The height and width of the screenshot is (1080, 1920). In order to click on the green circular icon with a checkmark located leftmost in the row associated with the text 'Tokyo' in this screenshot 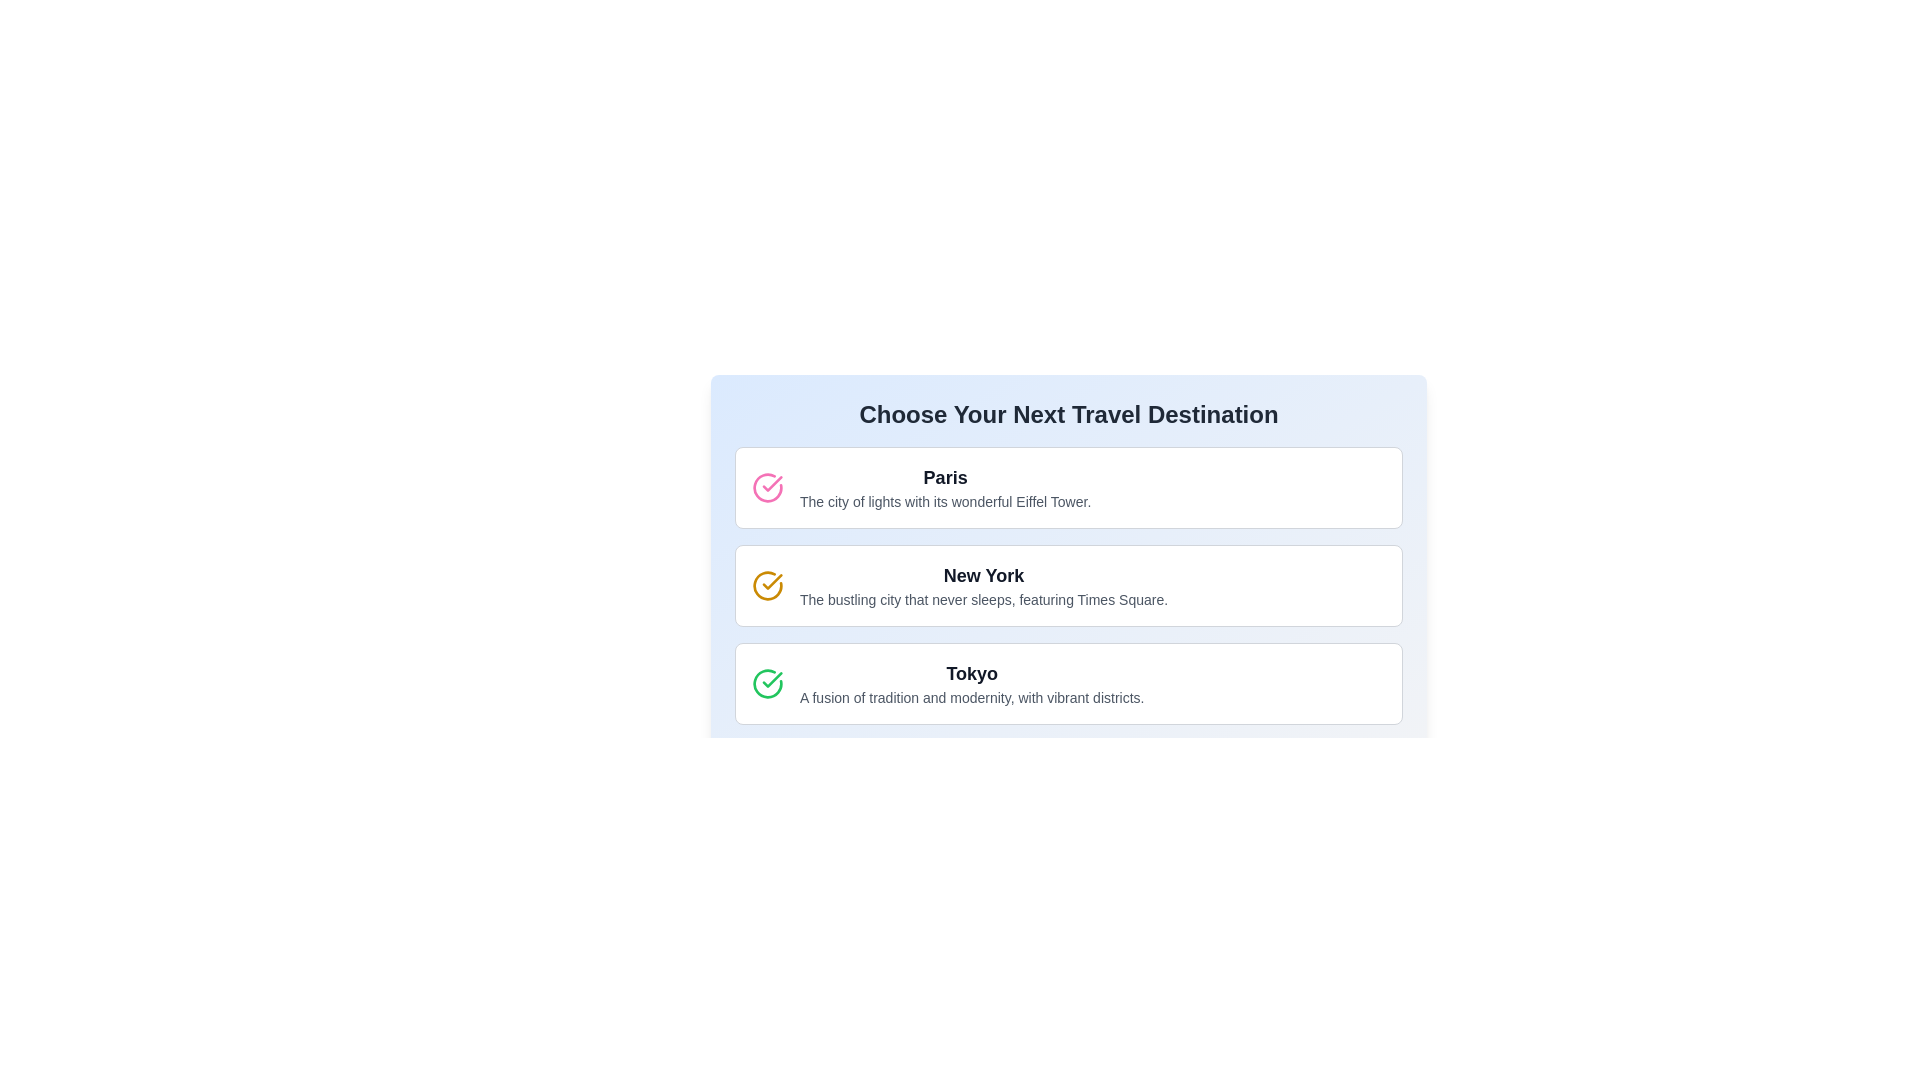, I will do `click(767, 682)`.